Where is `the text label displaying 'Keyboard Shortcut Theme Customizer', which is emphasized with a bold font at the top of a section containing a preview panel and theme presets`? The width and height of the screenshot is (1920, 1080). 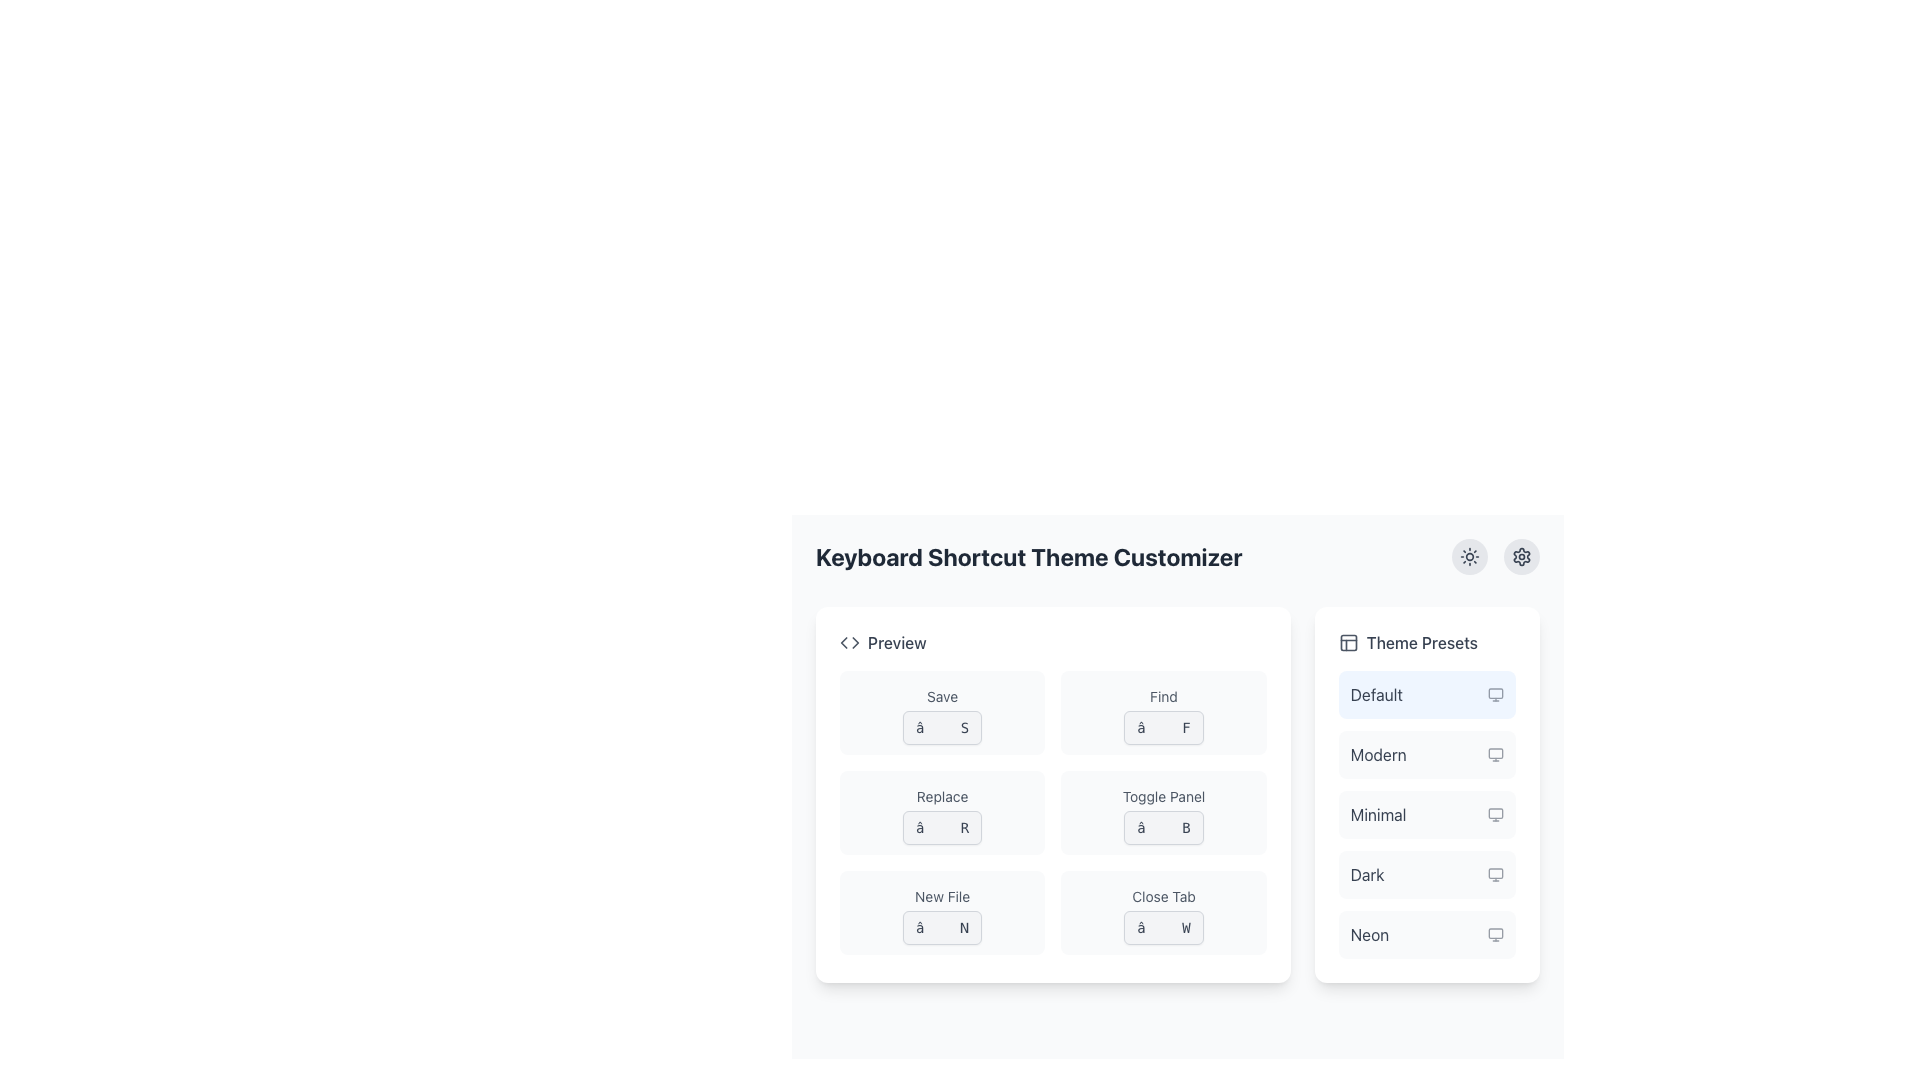
the text label displaying 'Keyboard Shortcut Theme Customizer', which is emphasized with a bold font at the top of a section containing a preview panel and theme presets is located at coordinates (1029, 556).